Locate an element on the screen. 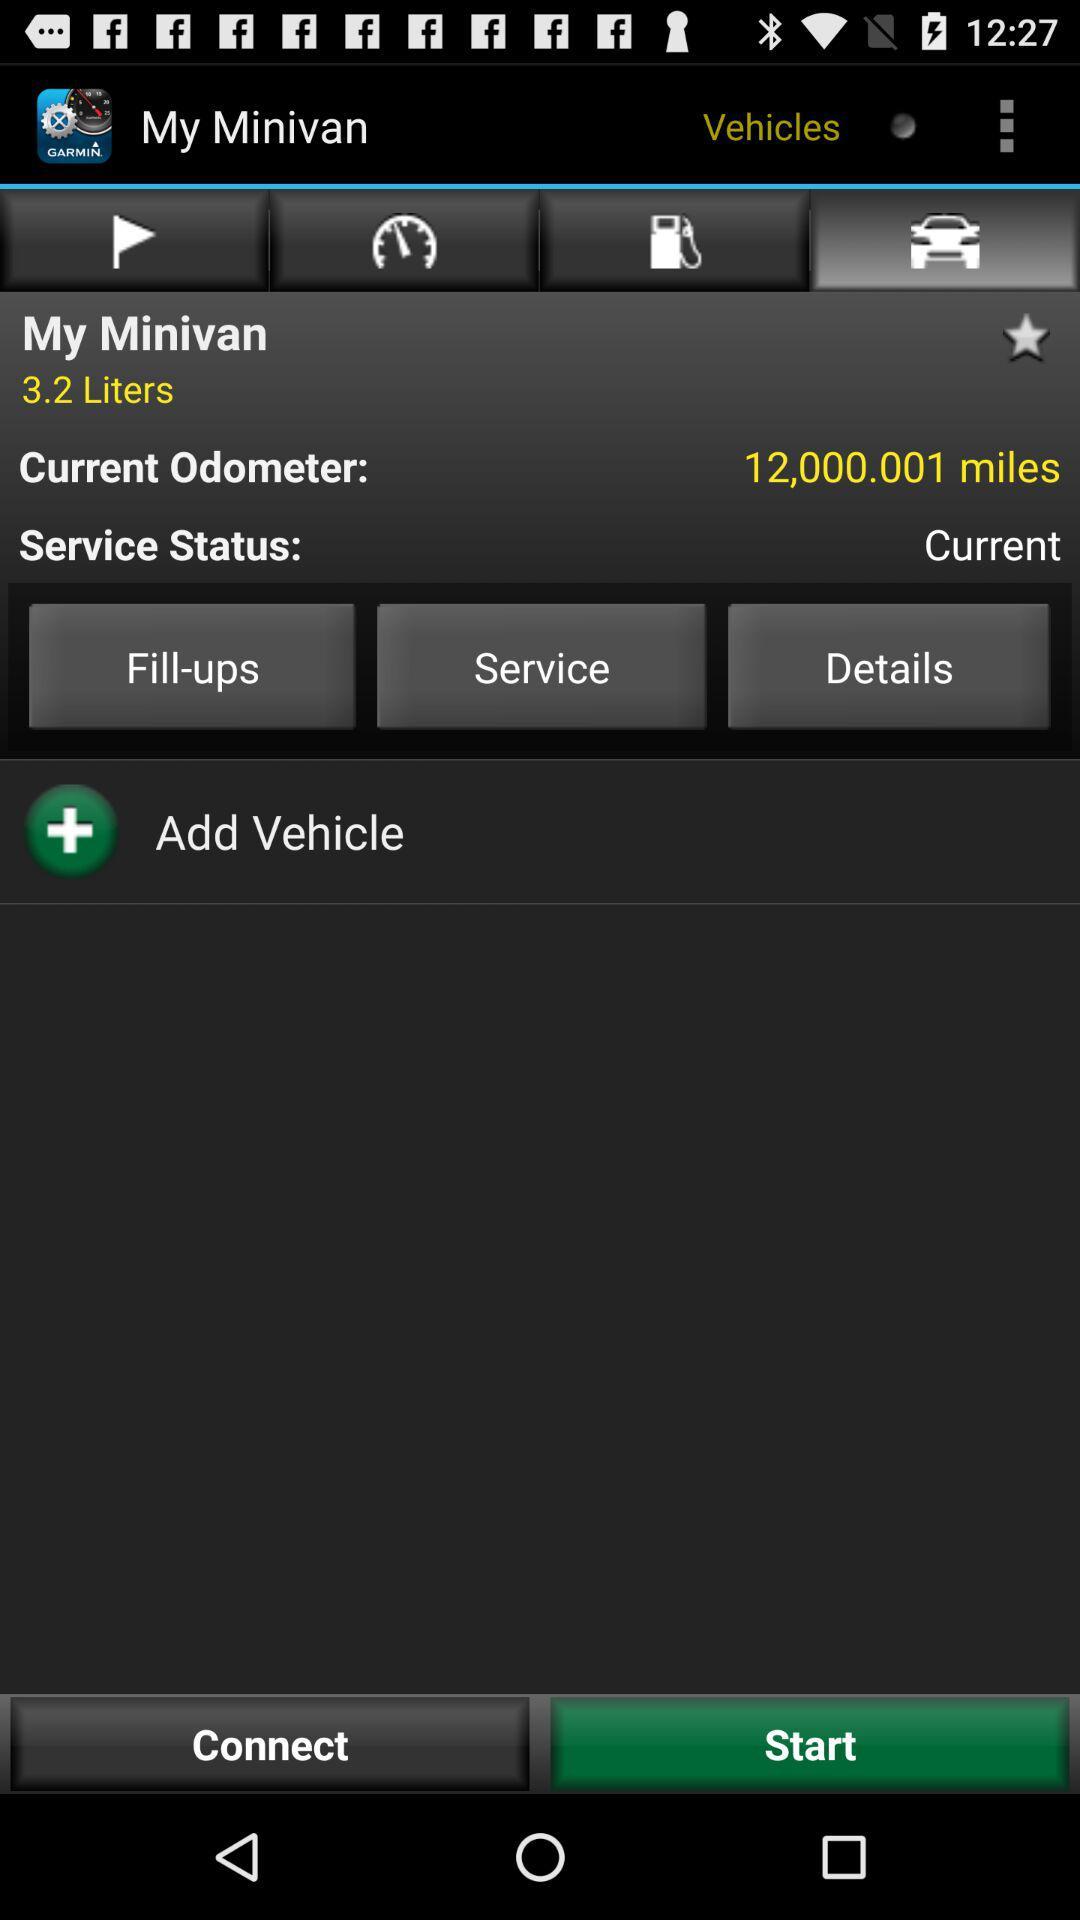 This screenshot has width=1080, height=1920. car icon right to fuel icon is located at coordinates (945, 240).